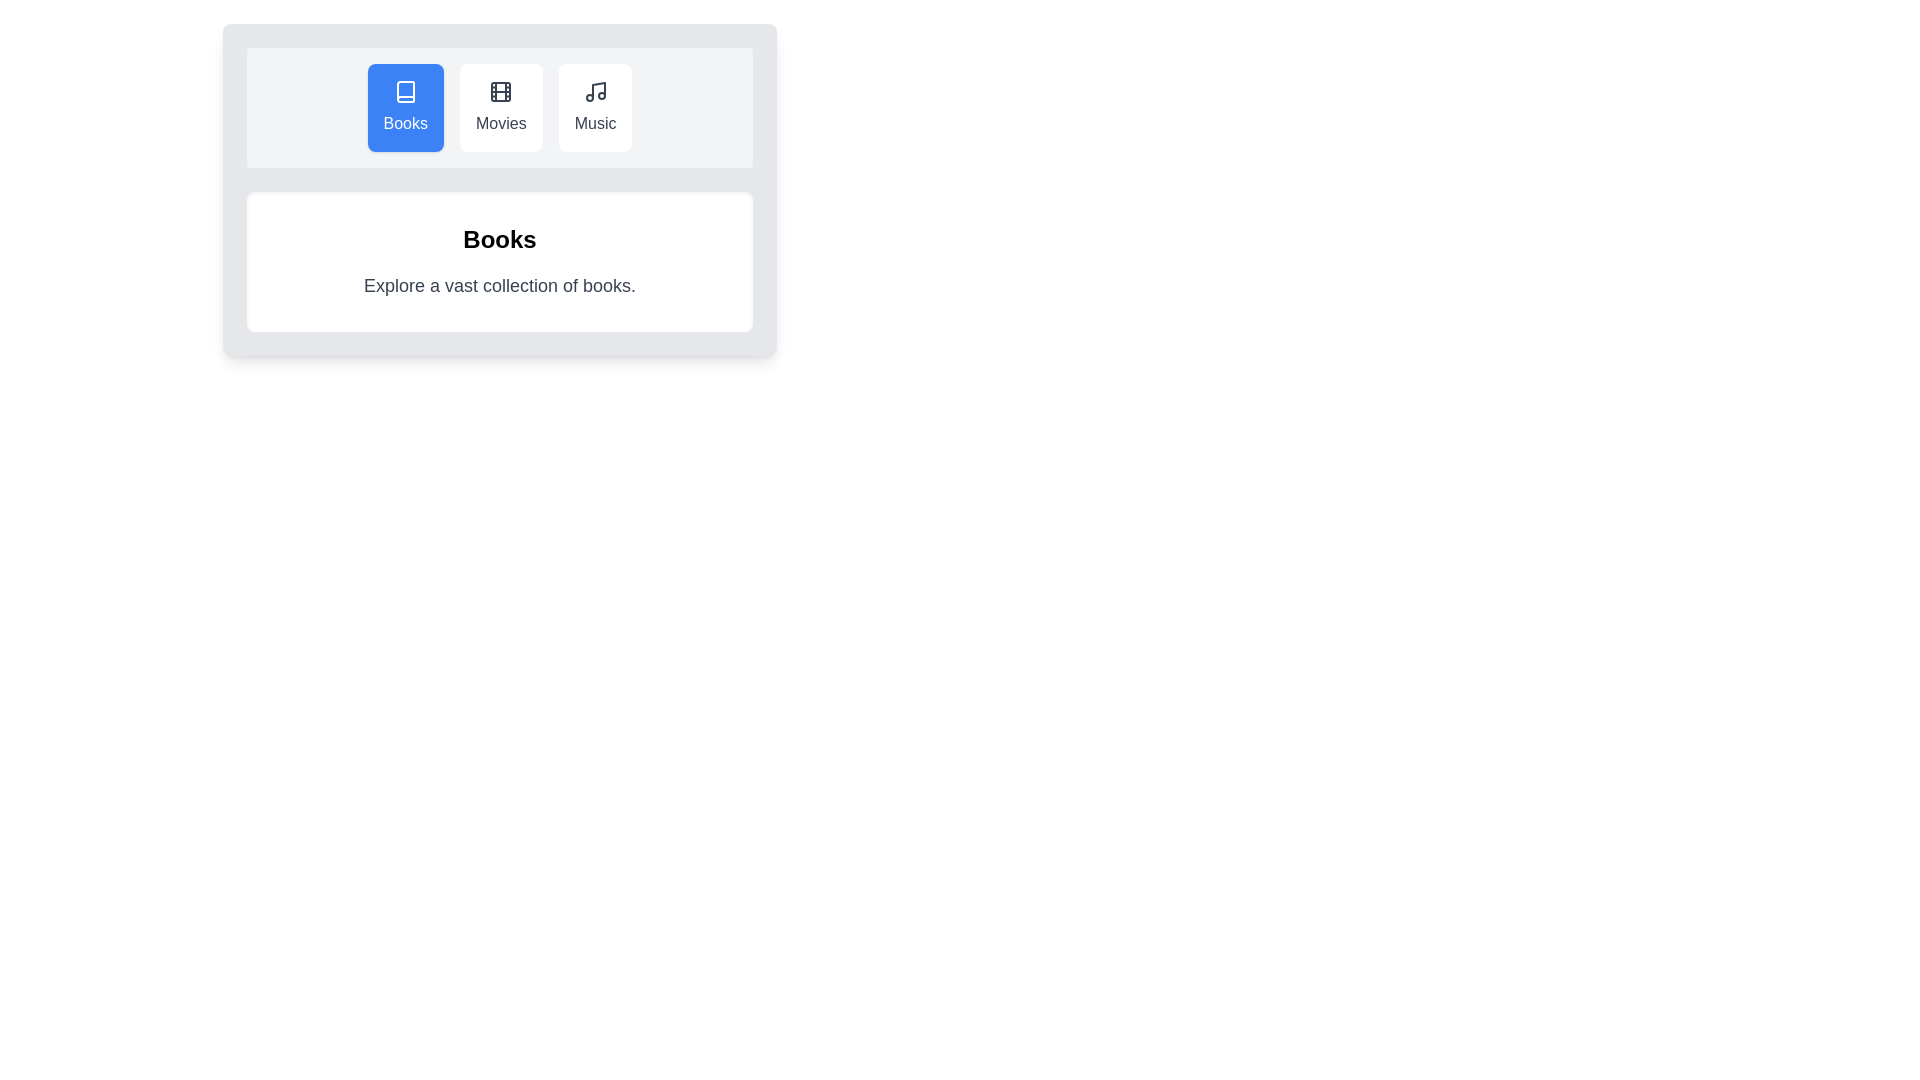  I want to click on the Music tab, so click(594, 108).